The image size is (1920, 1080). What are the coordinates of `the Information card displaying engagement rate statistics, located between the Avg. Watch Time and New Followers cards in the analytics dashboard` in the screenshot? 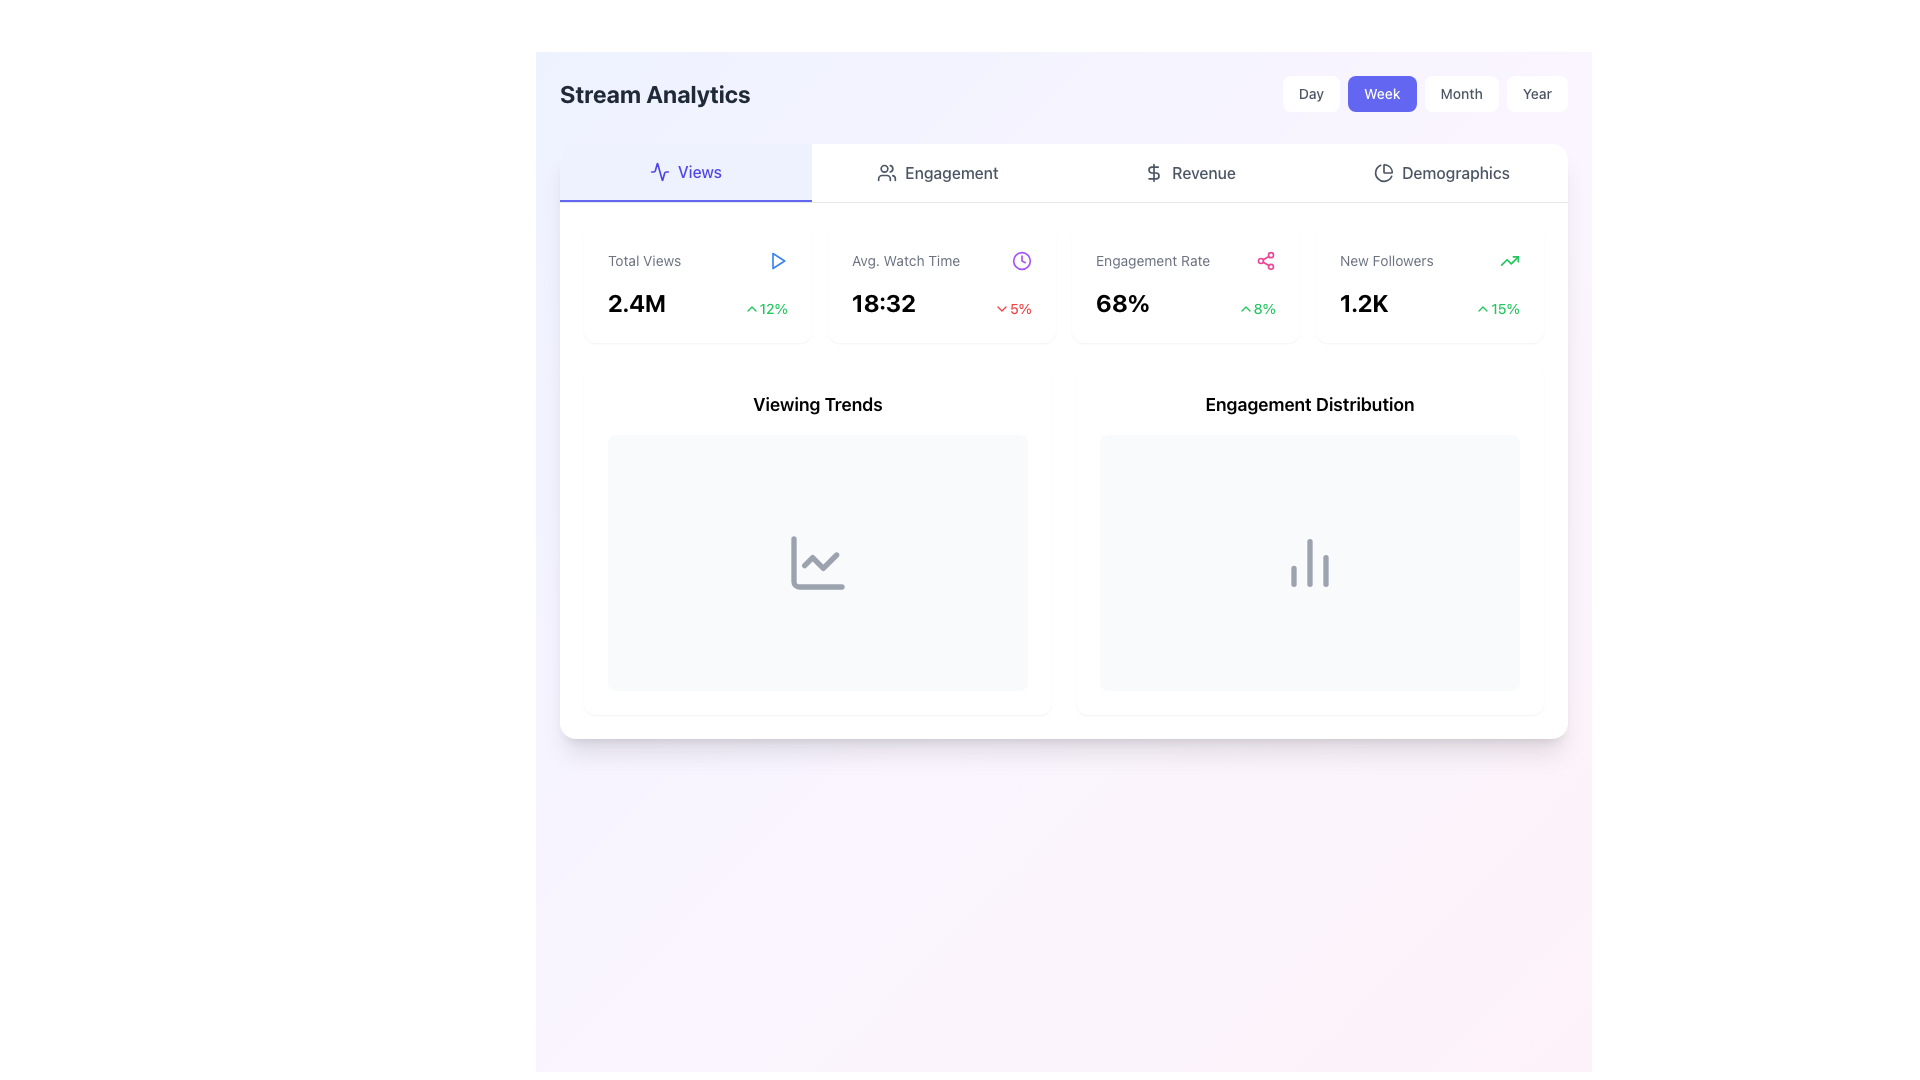 It's located at (1063, 285).